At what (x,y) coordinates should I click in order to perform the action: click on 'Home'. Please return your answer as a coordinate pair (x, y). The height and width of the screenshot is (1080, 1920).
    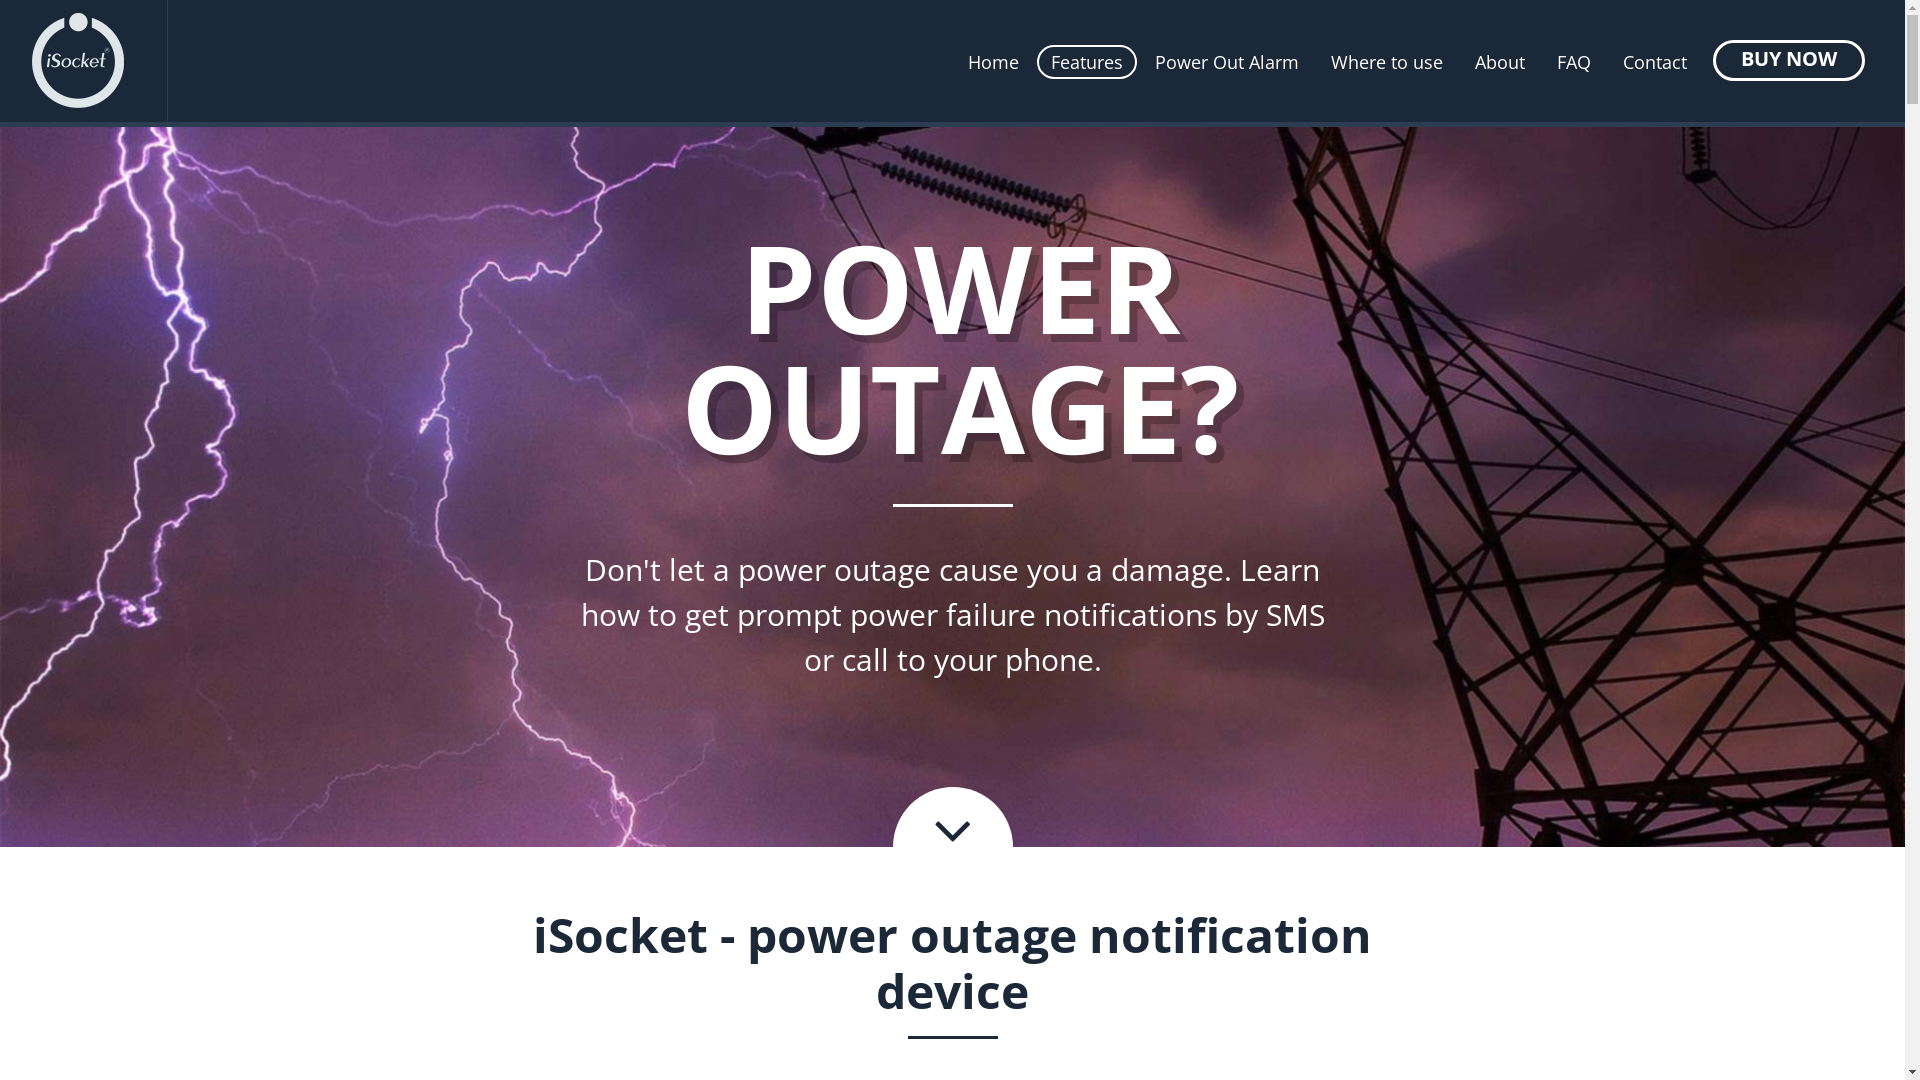
    Looking at the image, I should click on (993, 60).